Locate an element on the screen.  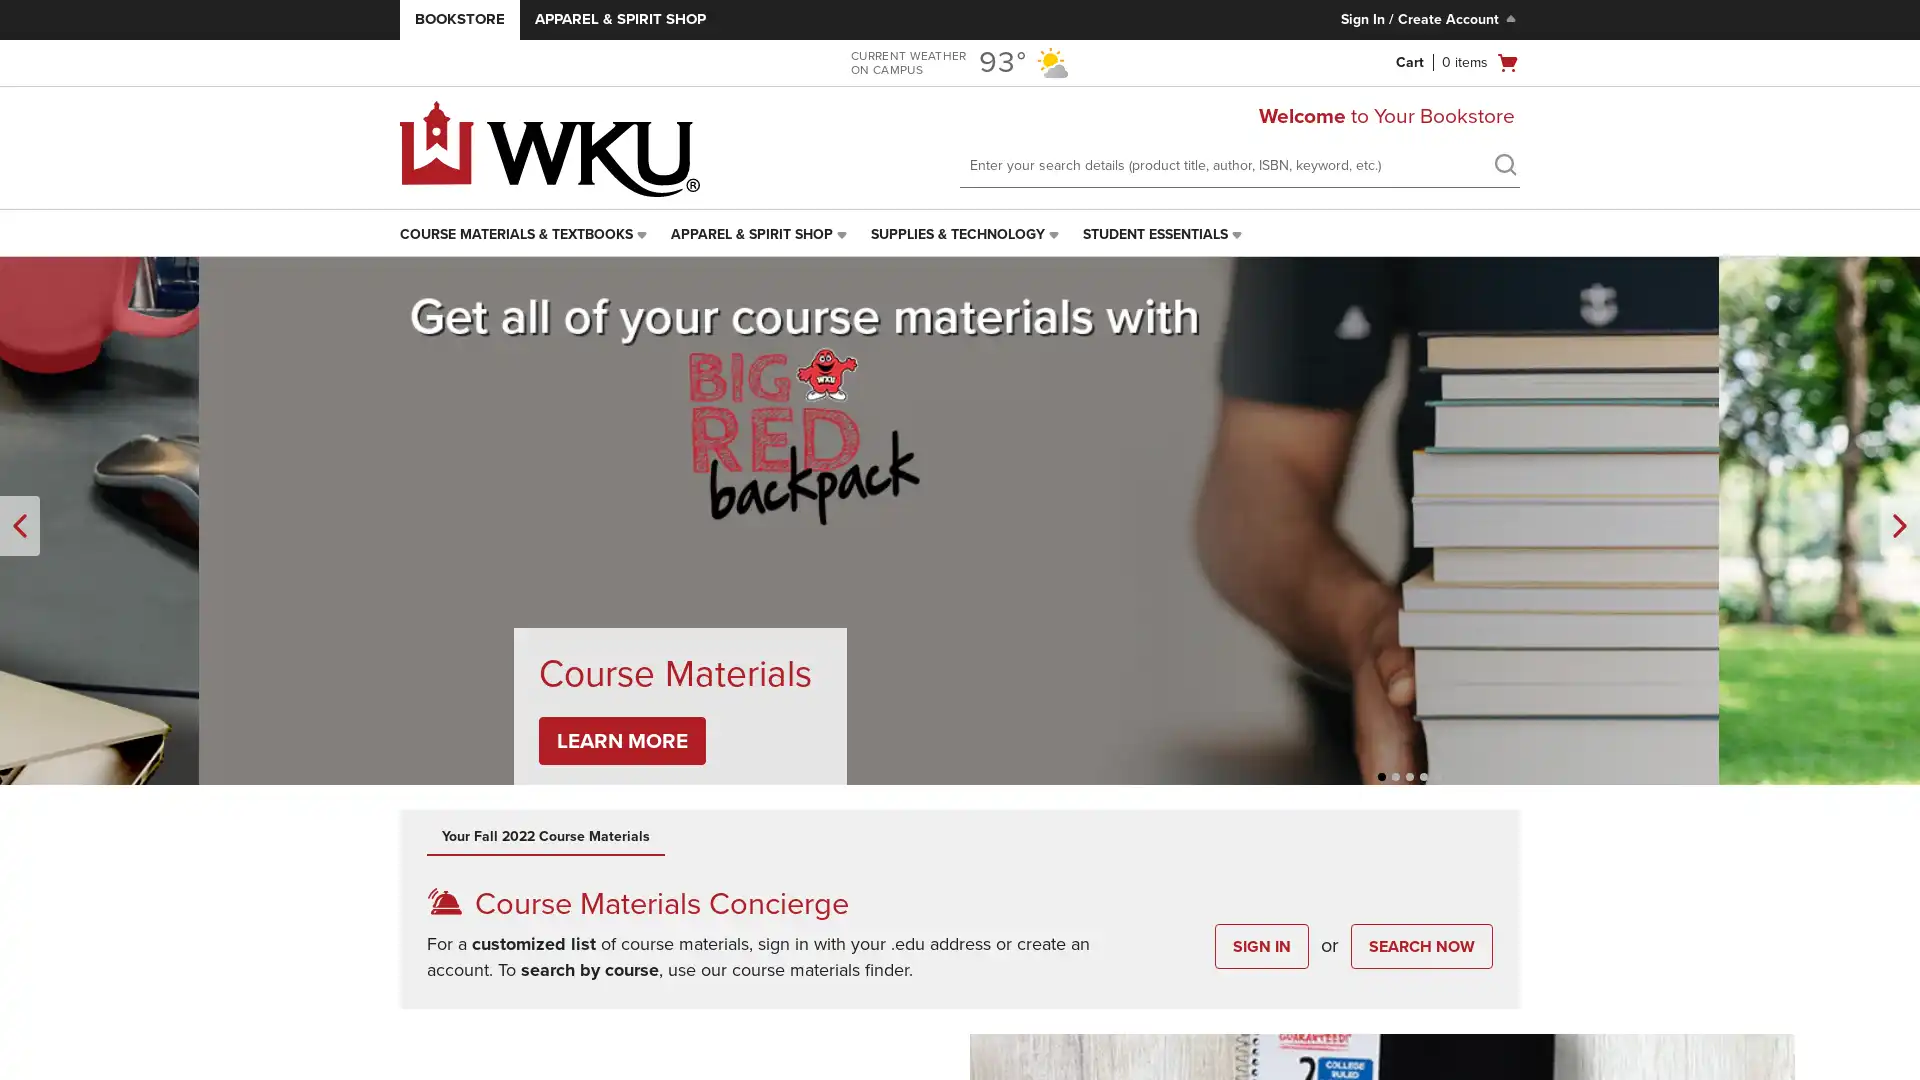
Unselected, Slide 4 is located at coordinates (1423, 775).